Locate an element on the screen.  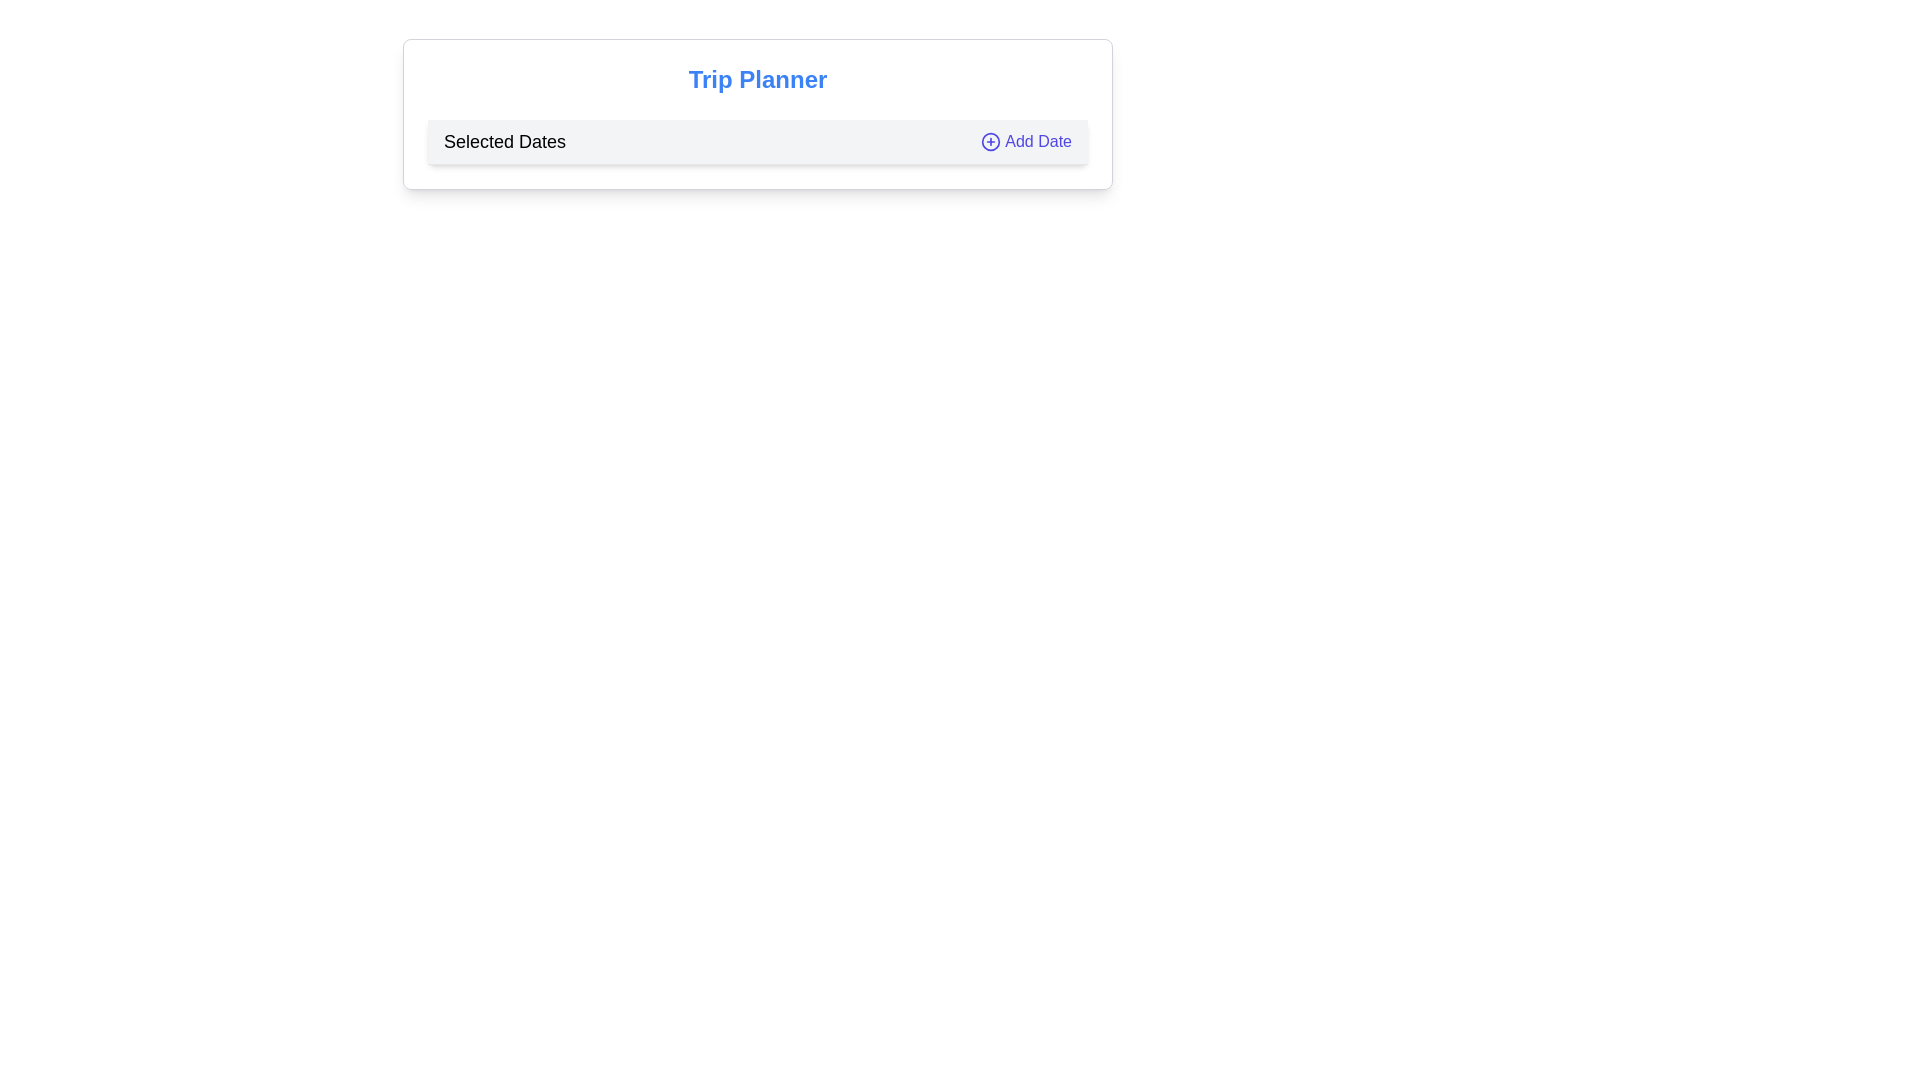
the circular icon with a blue outlined plus symbol located to the left of the 'Add Date' text in the 'Selected Dates' section is located at coordinates (991, 141).